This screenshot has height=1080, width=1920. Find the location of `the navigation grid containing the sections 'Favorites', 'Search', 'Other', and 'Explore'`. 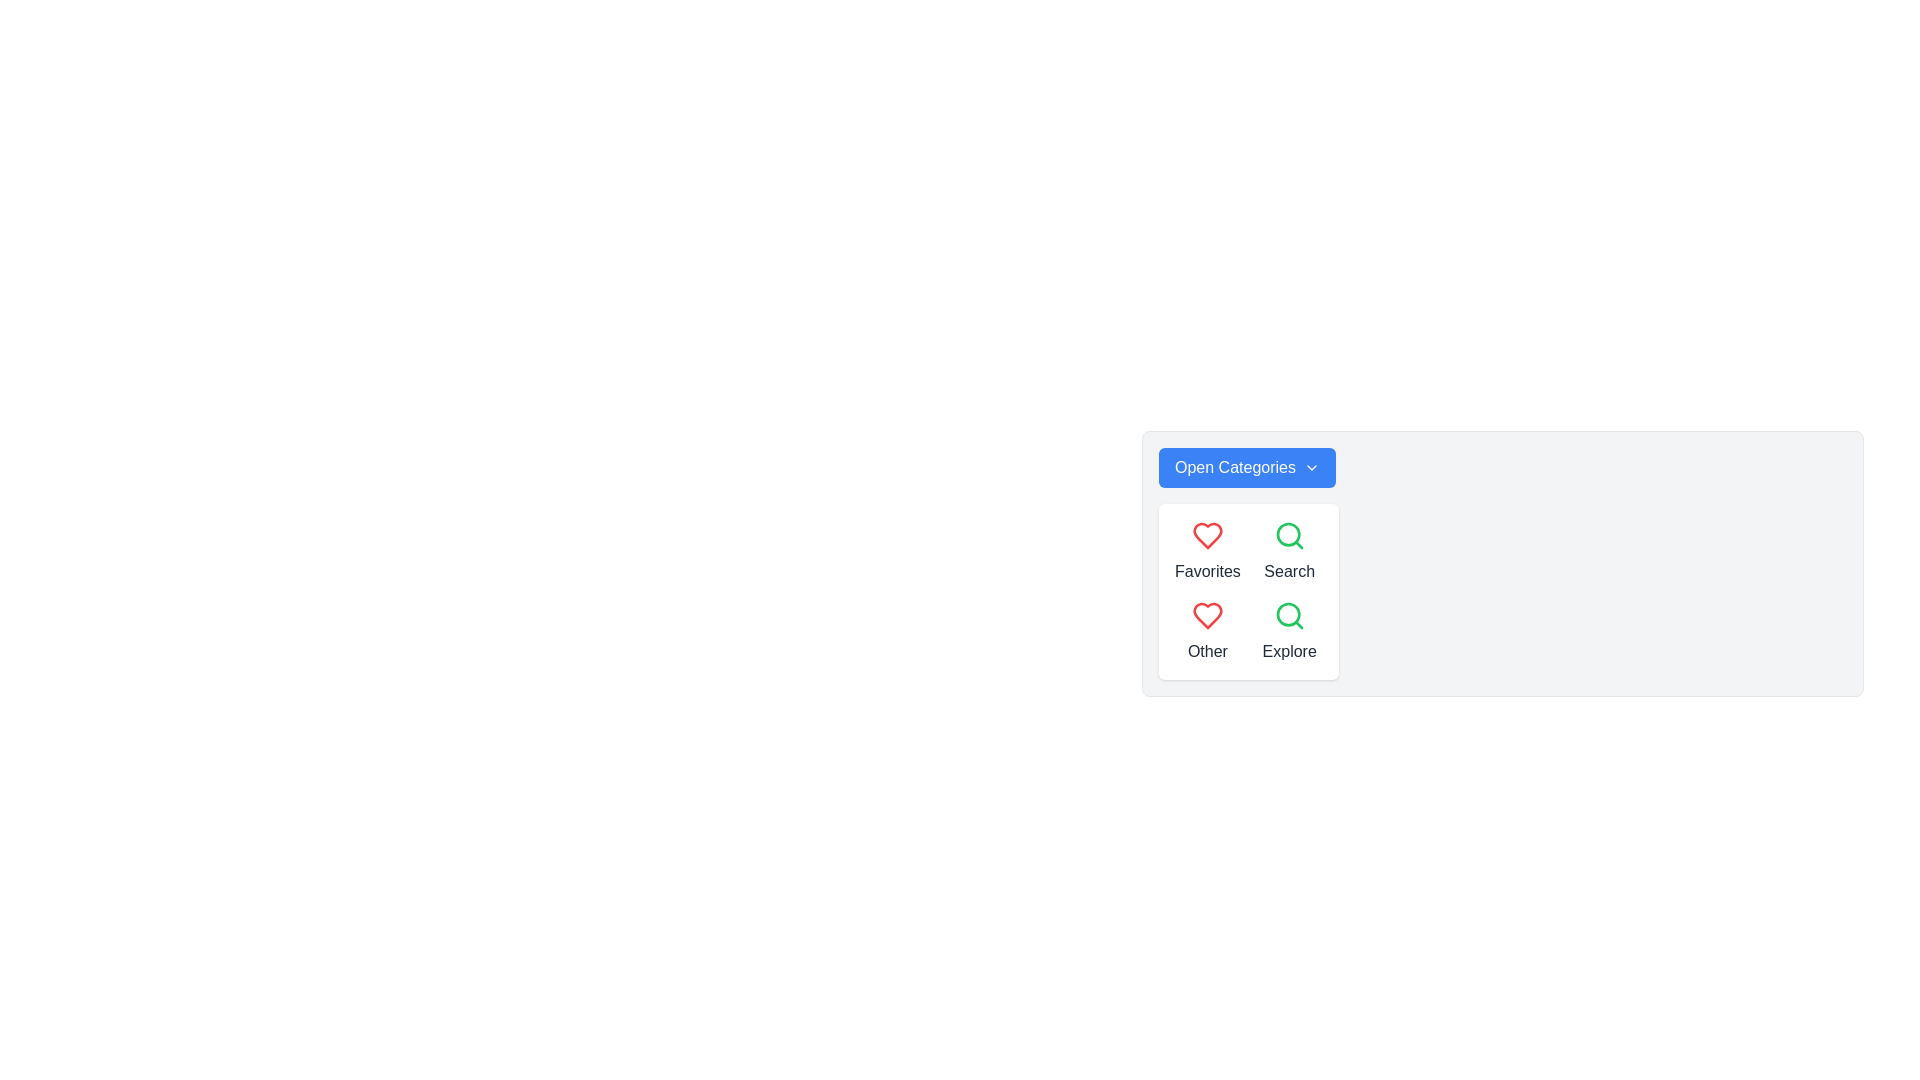

the navigation grid containing the sections 'Favorites', 'Search', 'Other', and 'Explore' is located at coordinates (1247, 590).